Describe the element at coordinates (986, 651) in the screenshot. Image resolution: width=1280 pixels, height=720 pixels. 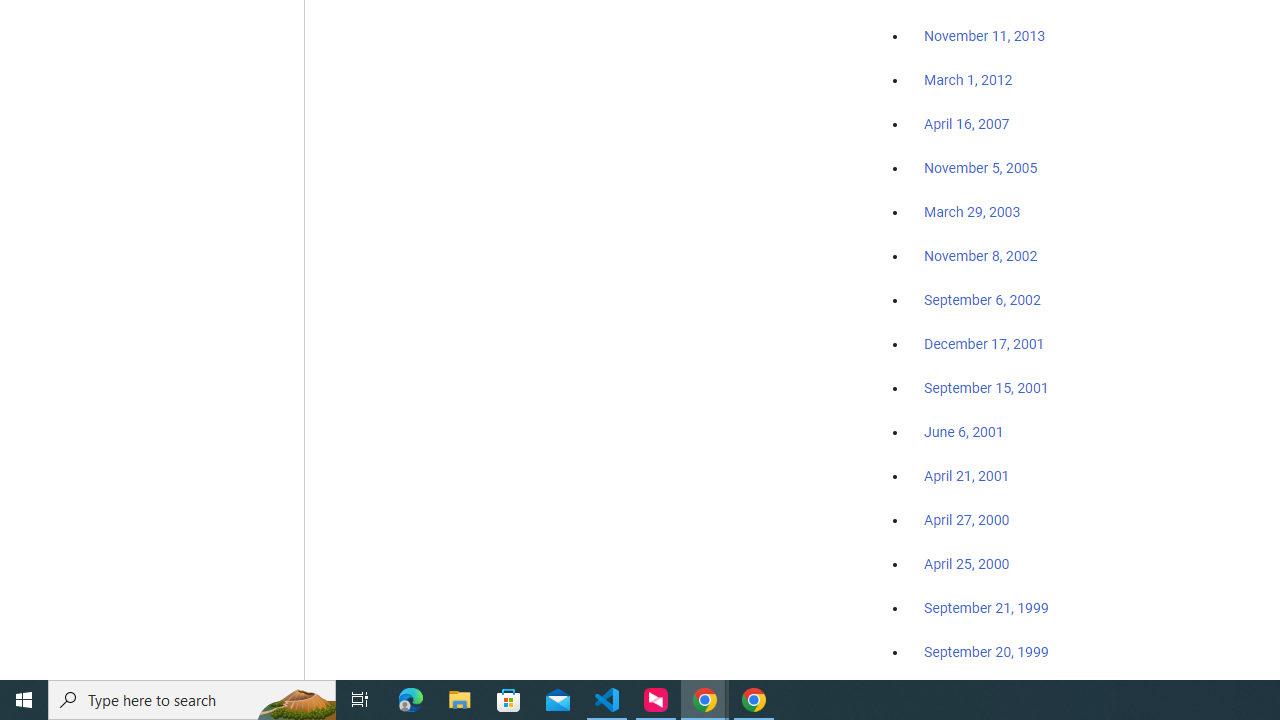
I see `'September 20, 1999'` at that location.